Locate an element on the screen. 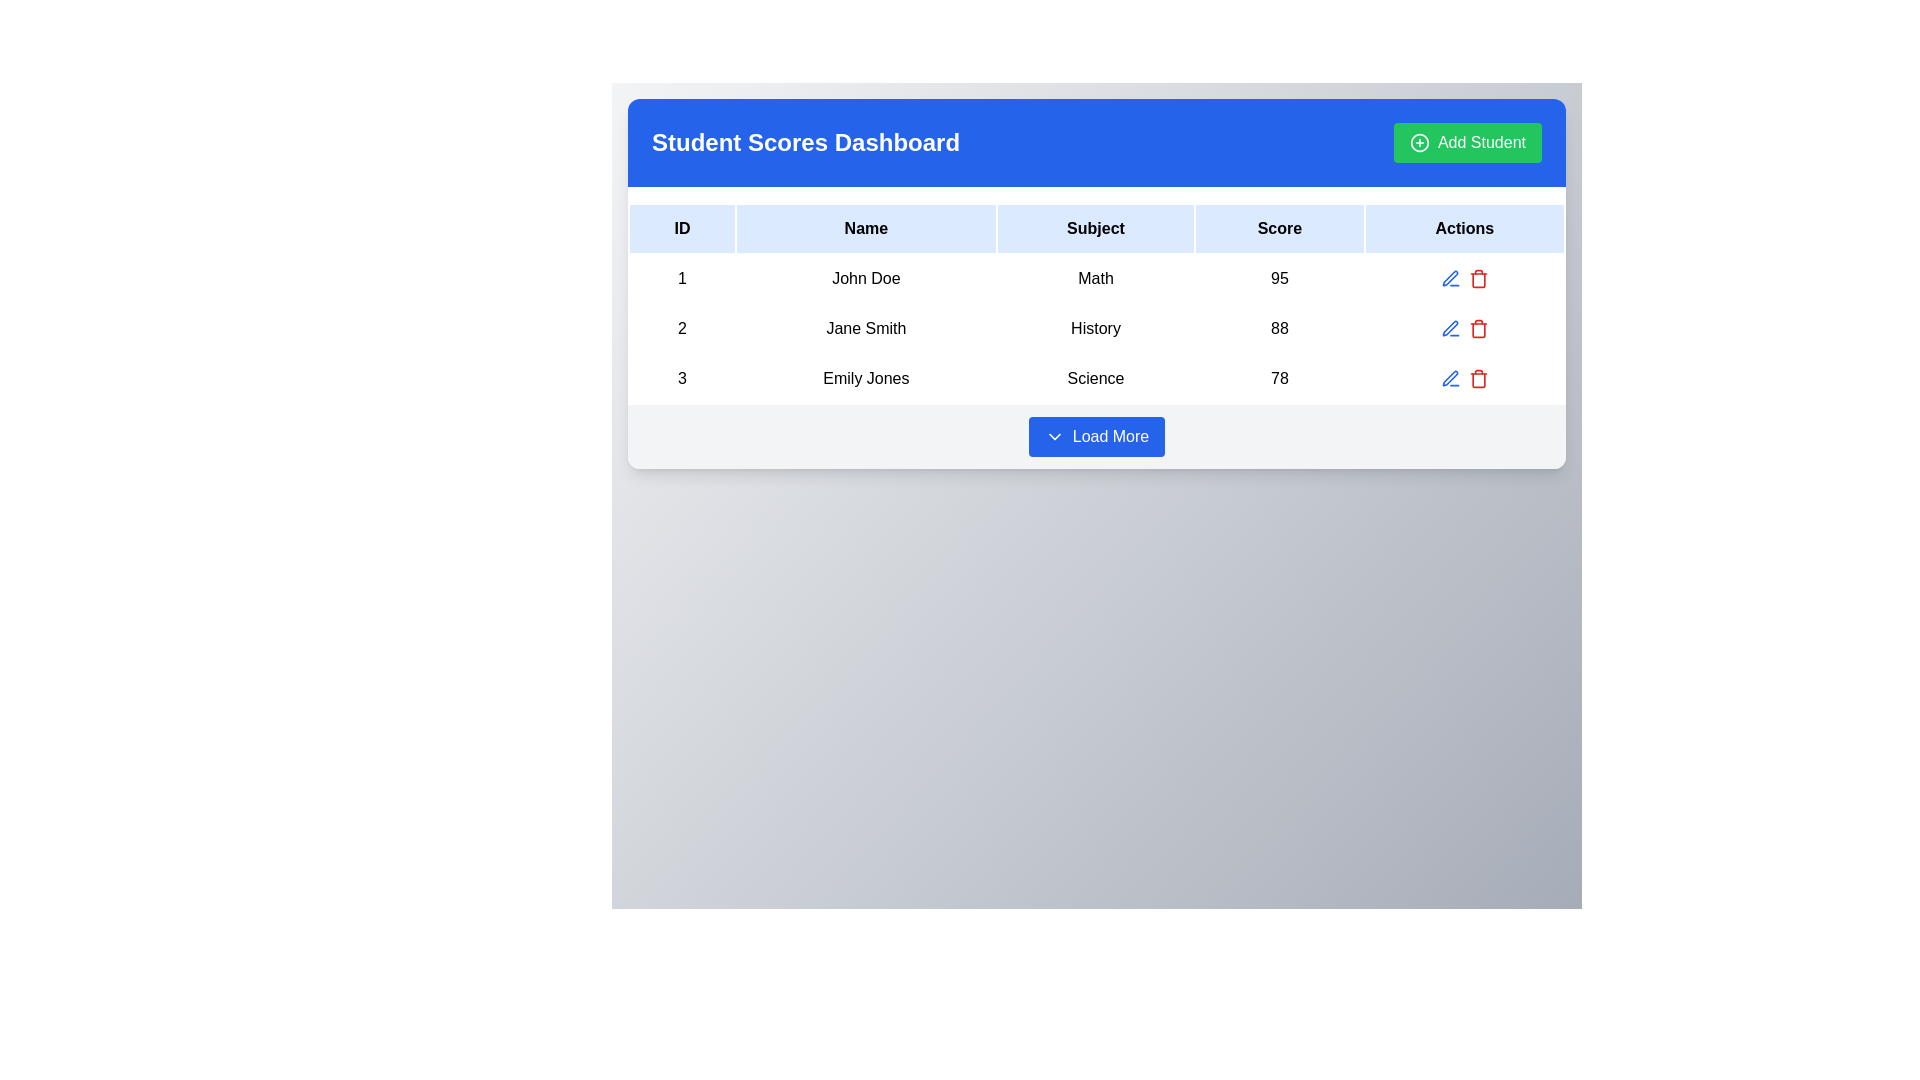 The image size is (1920, 1080). the Text label in the 'Subject' column, which is the third cell in the first row of the table, located between 'John Doe' and '95' is located at coordinates (1094, 278).